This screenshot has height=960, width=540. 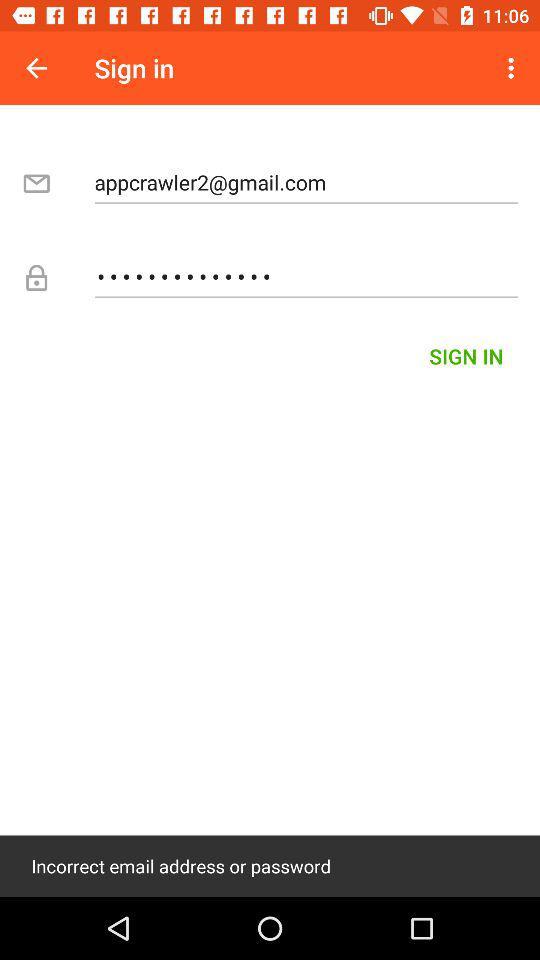 What do you see at coordinates (306, 182) in the screenshot?
I see `appcrawler2@gmail.com icon` at bounding box center [306, 182].